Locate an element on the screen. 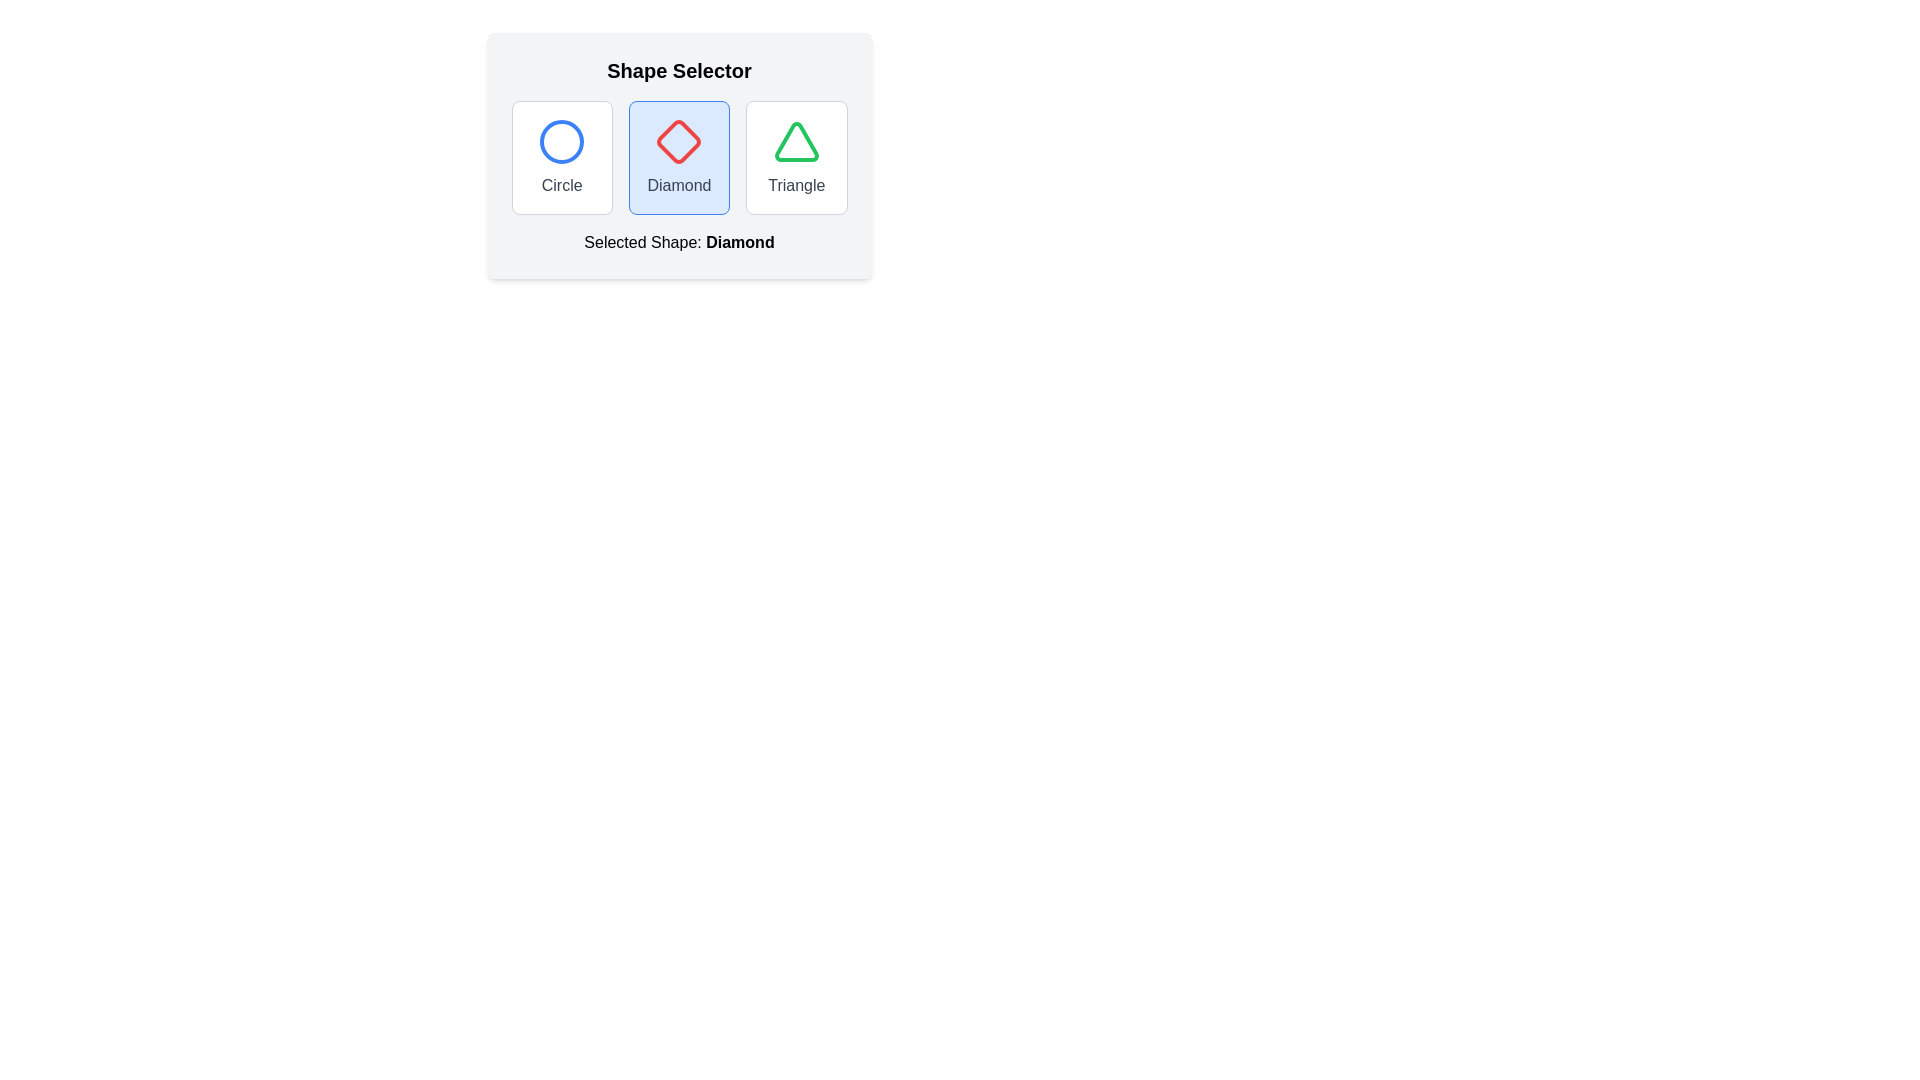 This screenshot has height=1080, width=1920. the diamond-shaped graphical icon within the 'Diamond' button in the shape selector interface is located at coordinates (679, 141).